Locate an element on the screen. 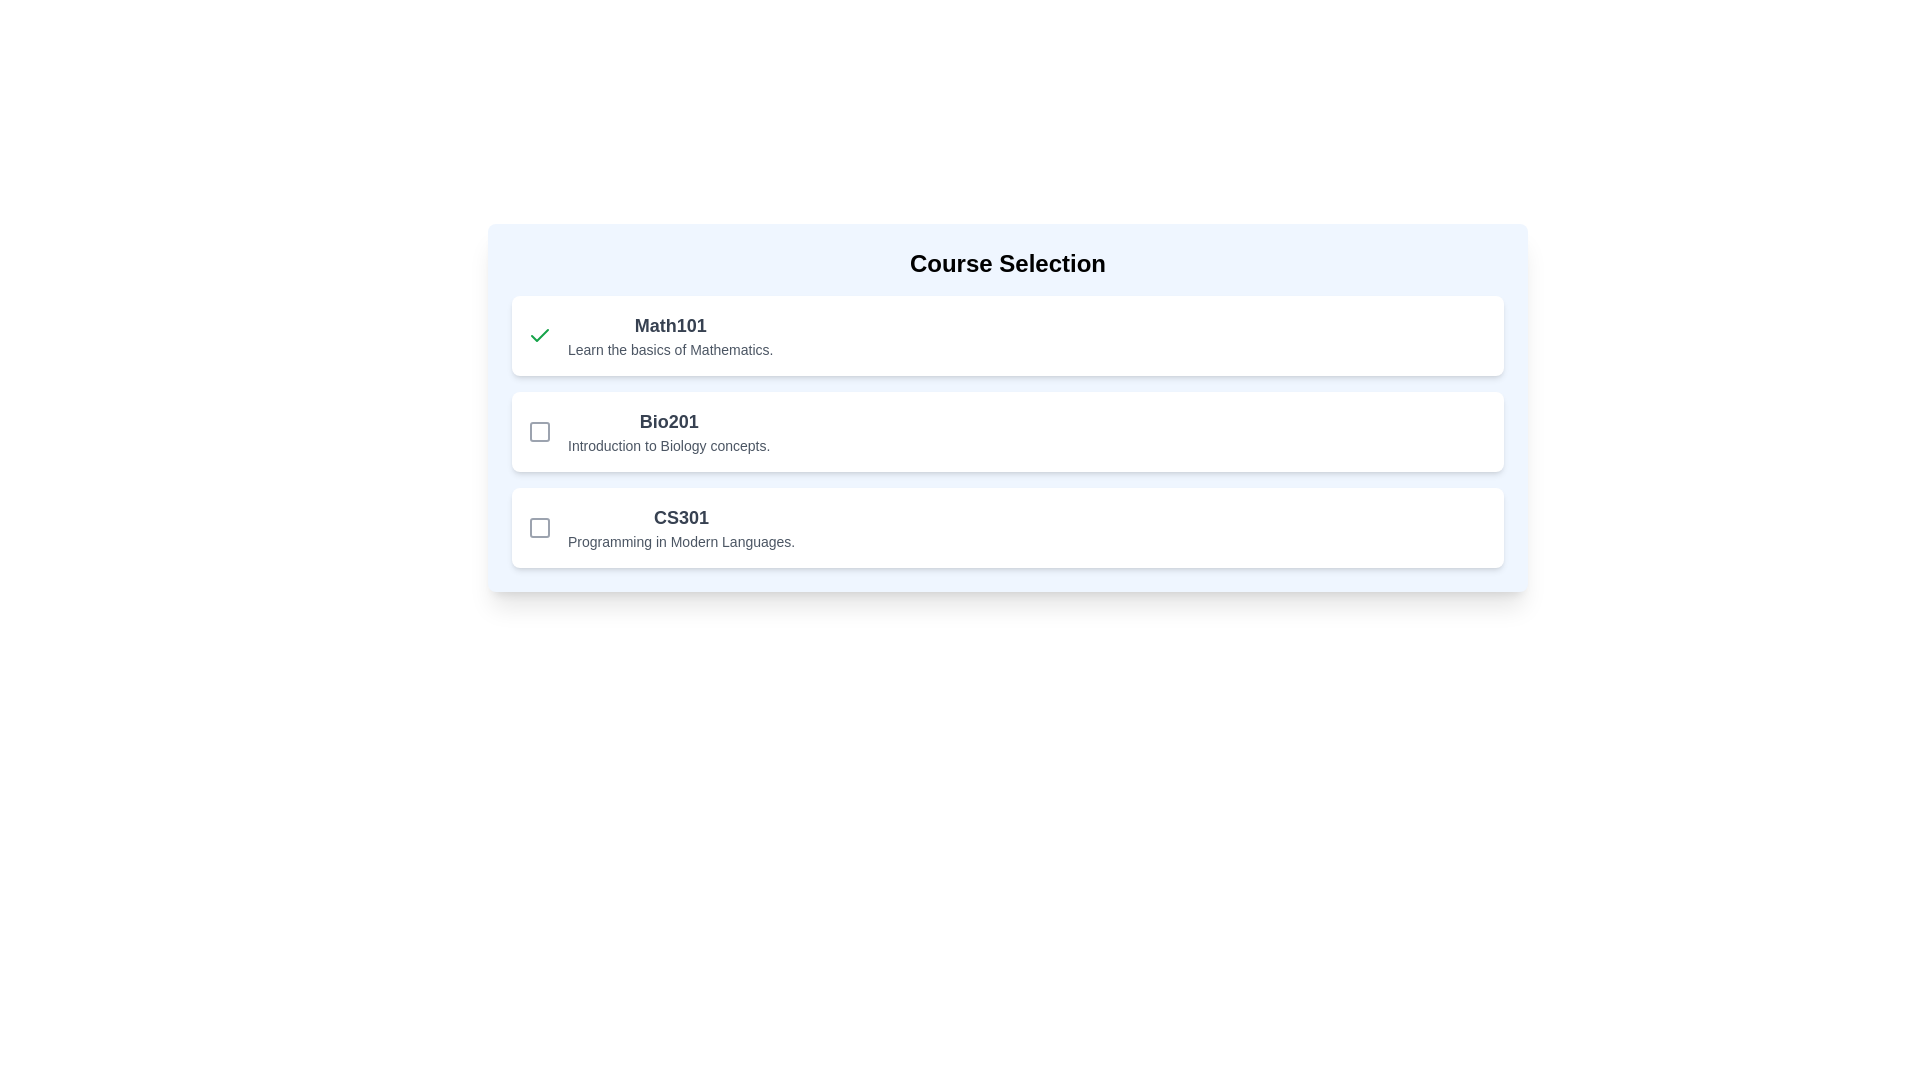 This screenshot has height=1080, width=1920. the selectable list item labeled 'Bio201' is located at coordinates (1008, 431).